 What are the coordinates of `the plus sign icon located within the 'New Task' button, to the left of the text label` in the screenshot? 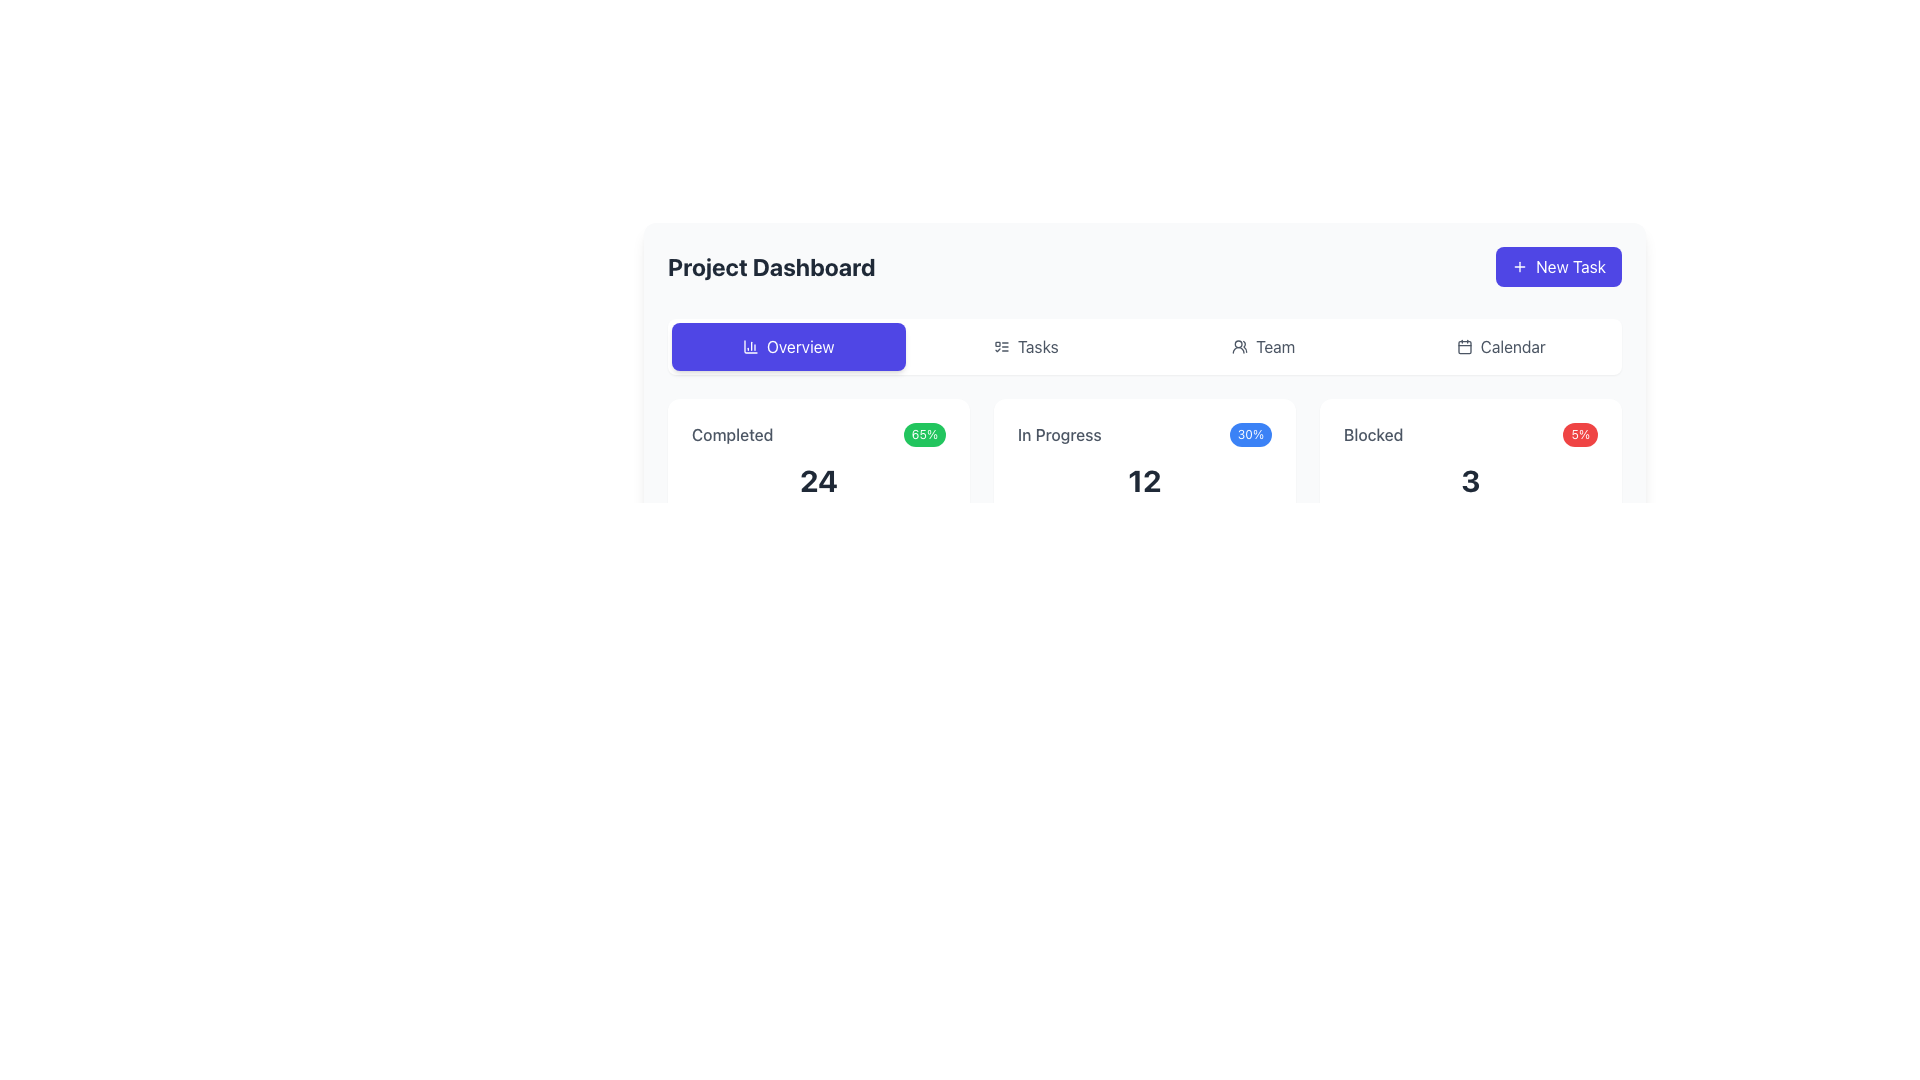 It's located at (1520, 265).